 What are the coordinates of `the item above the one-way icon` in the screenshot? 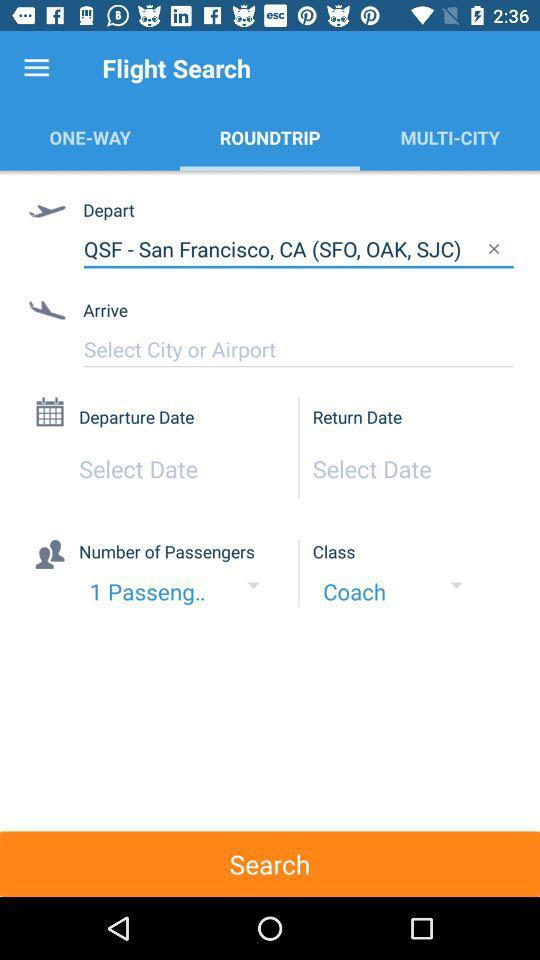 It's located at (36, 68).